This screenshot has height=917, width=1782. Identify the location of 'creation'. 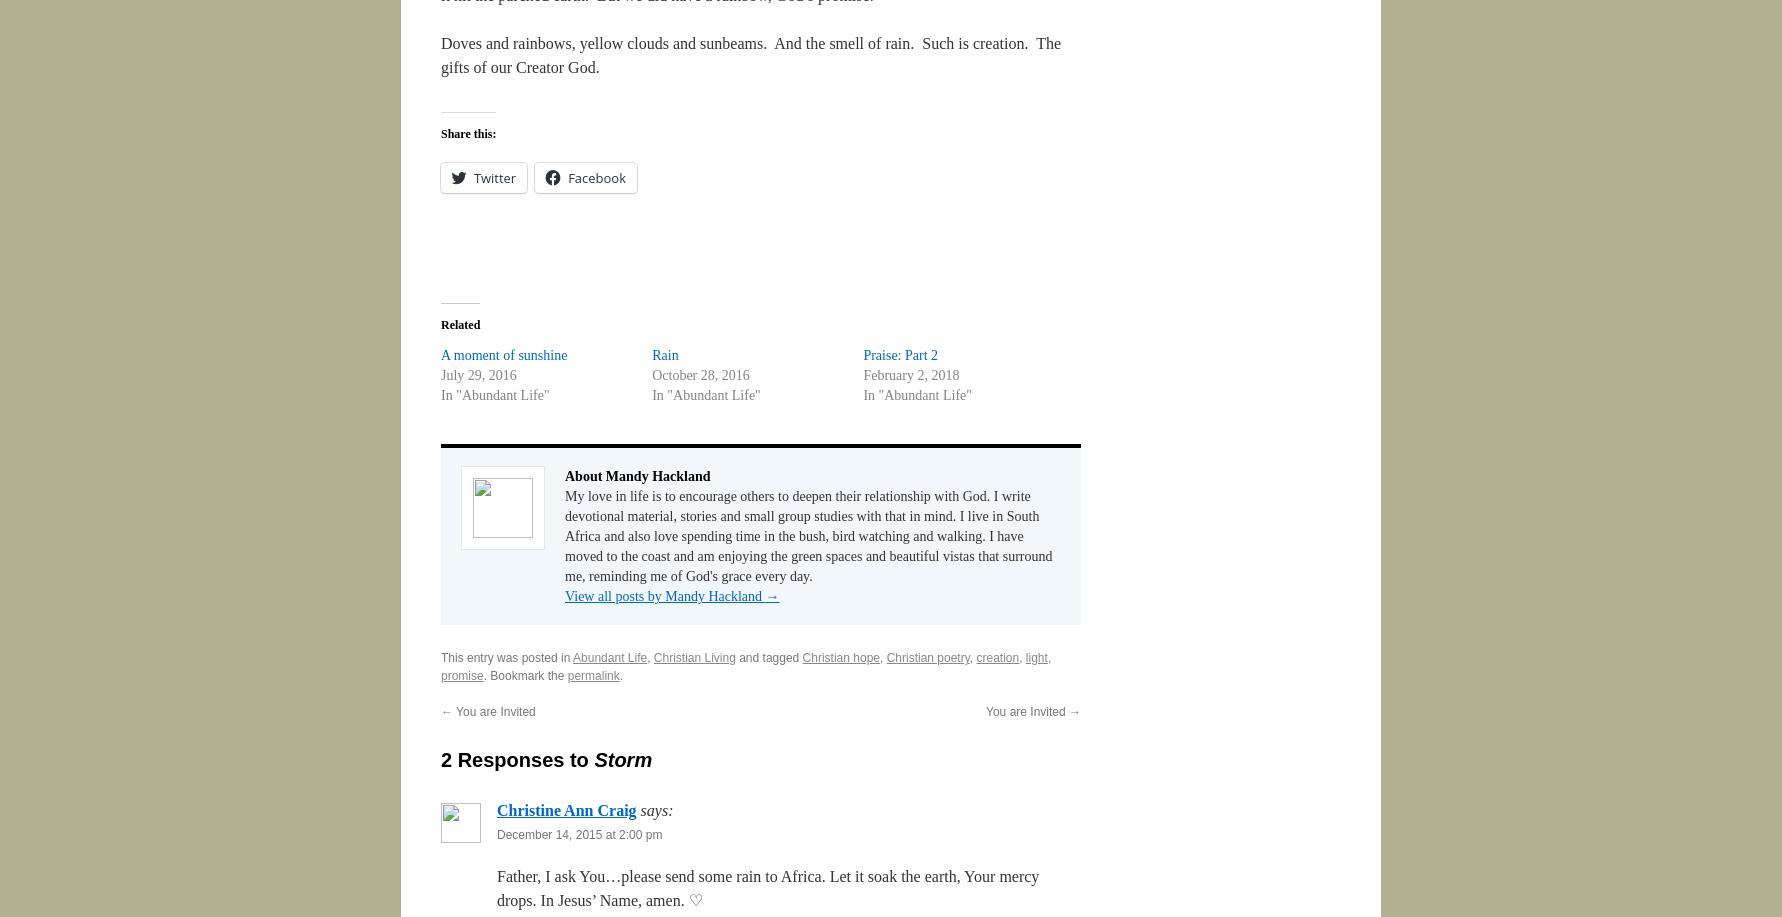
(996, 658).